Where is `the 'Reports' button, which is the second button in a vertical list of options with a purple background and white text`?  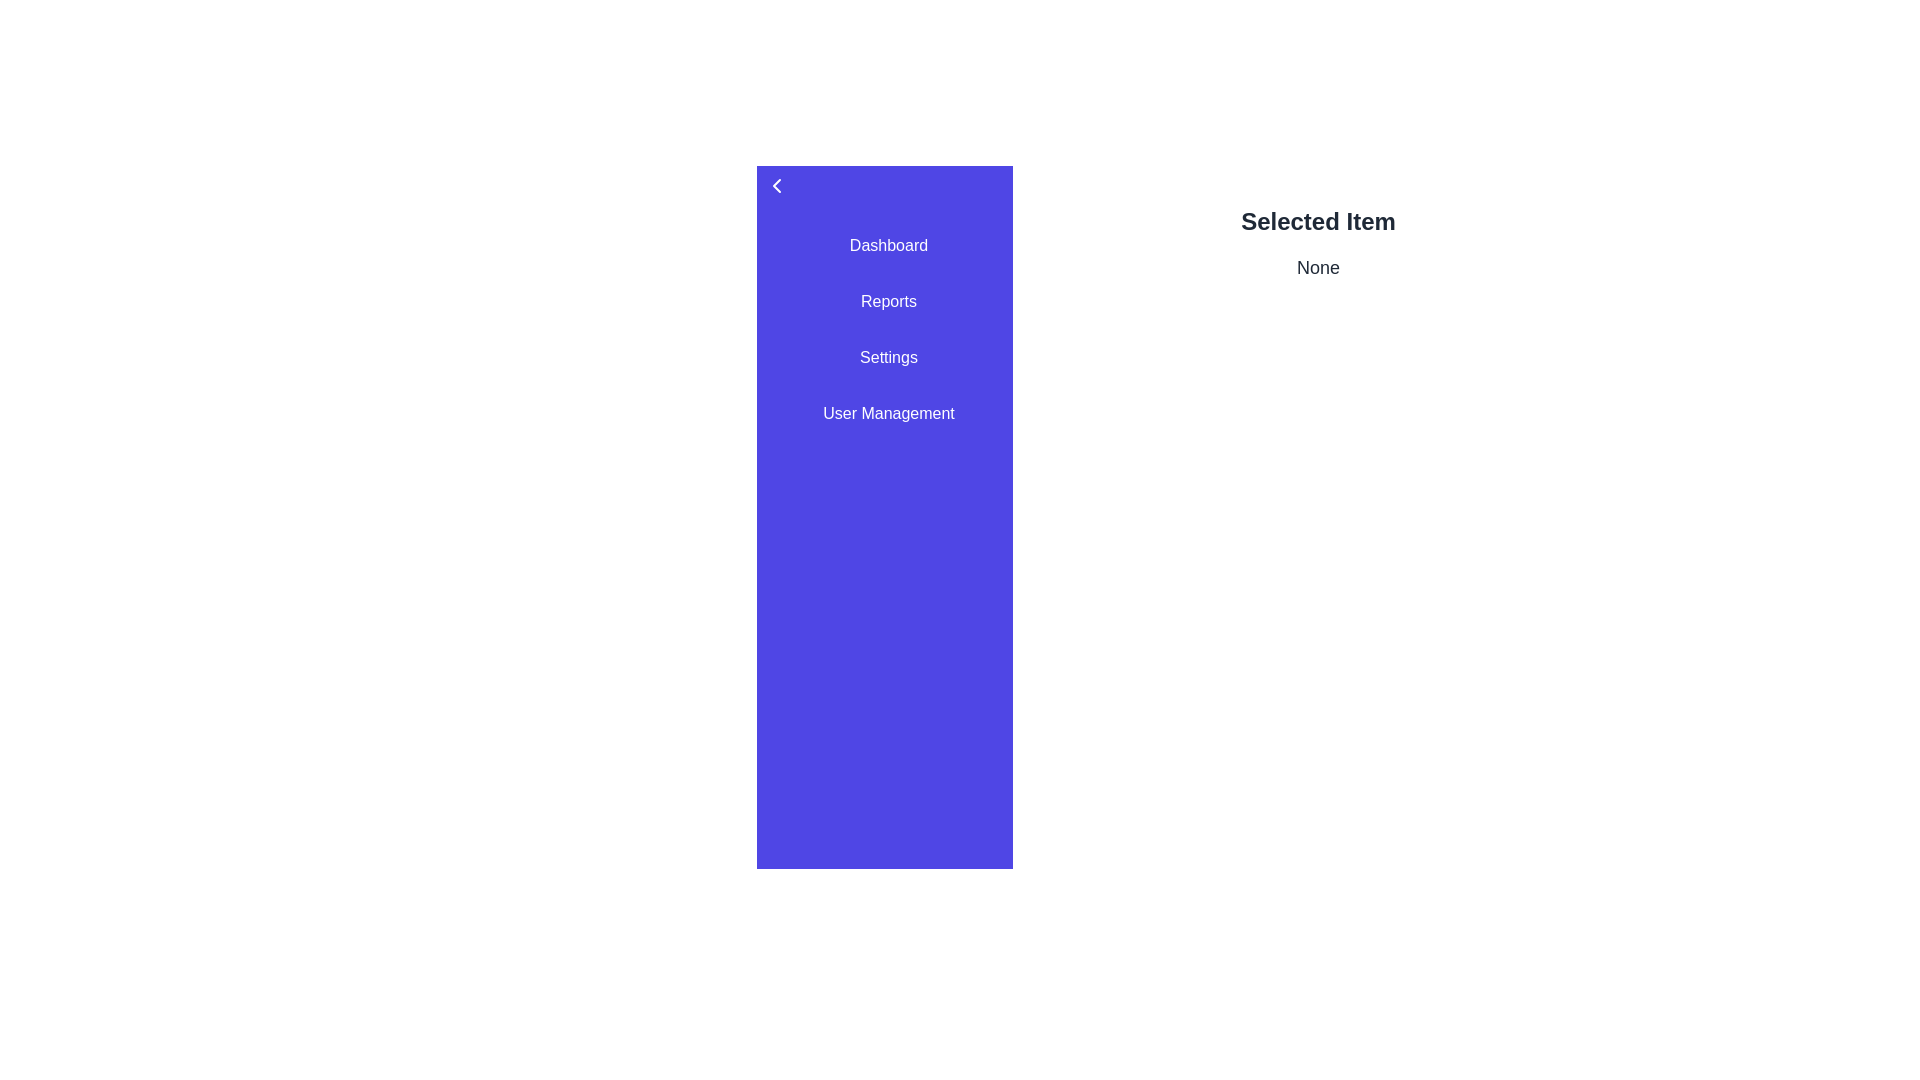 the 'Reports' button, which is the second button in a vertical list of options with a purple background and white text is located at coordinates (887, 301).